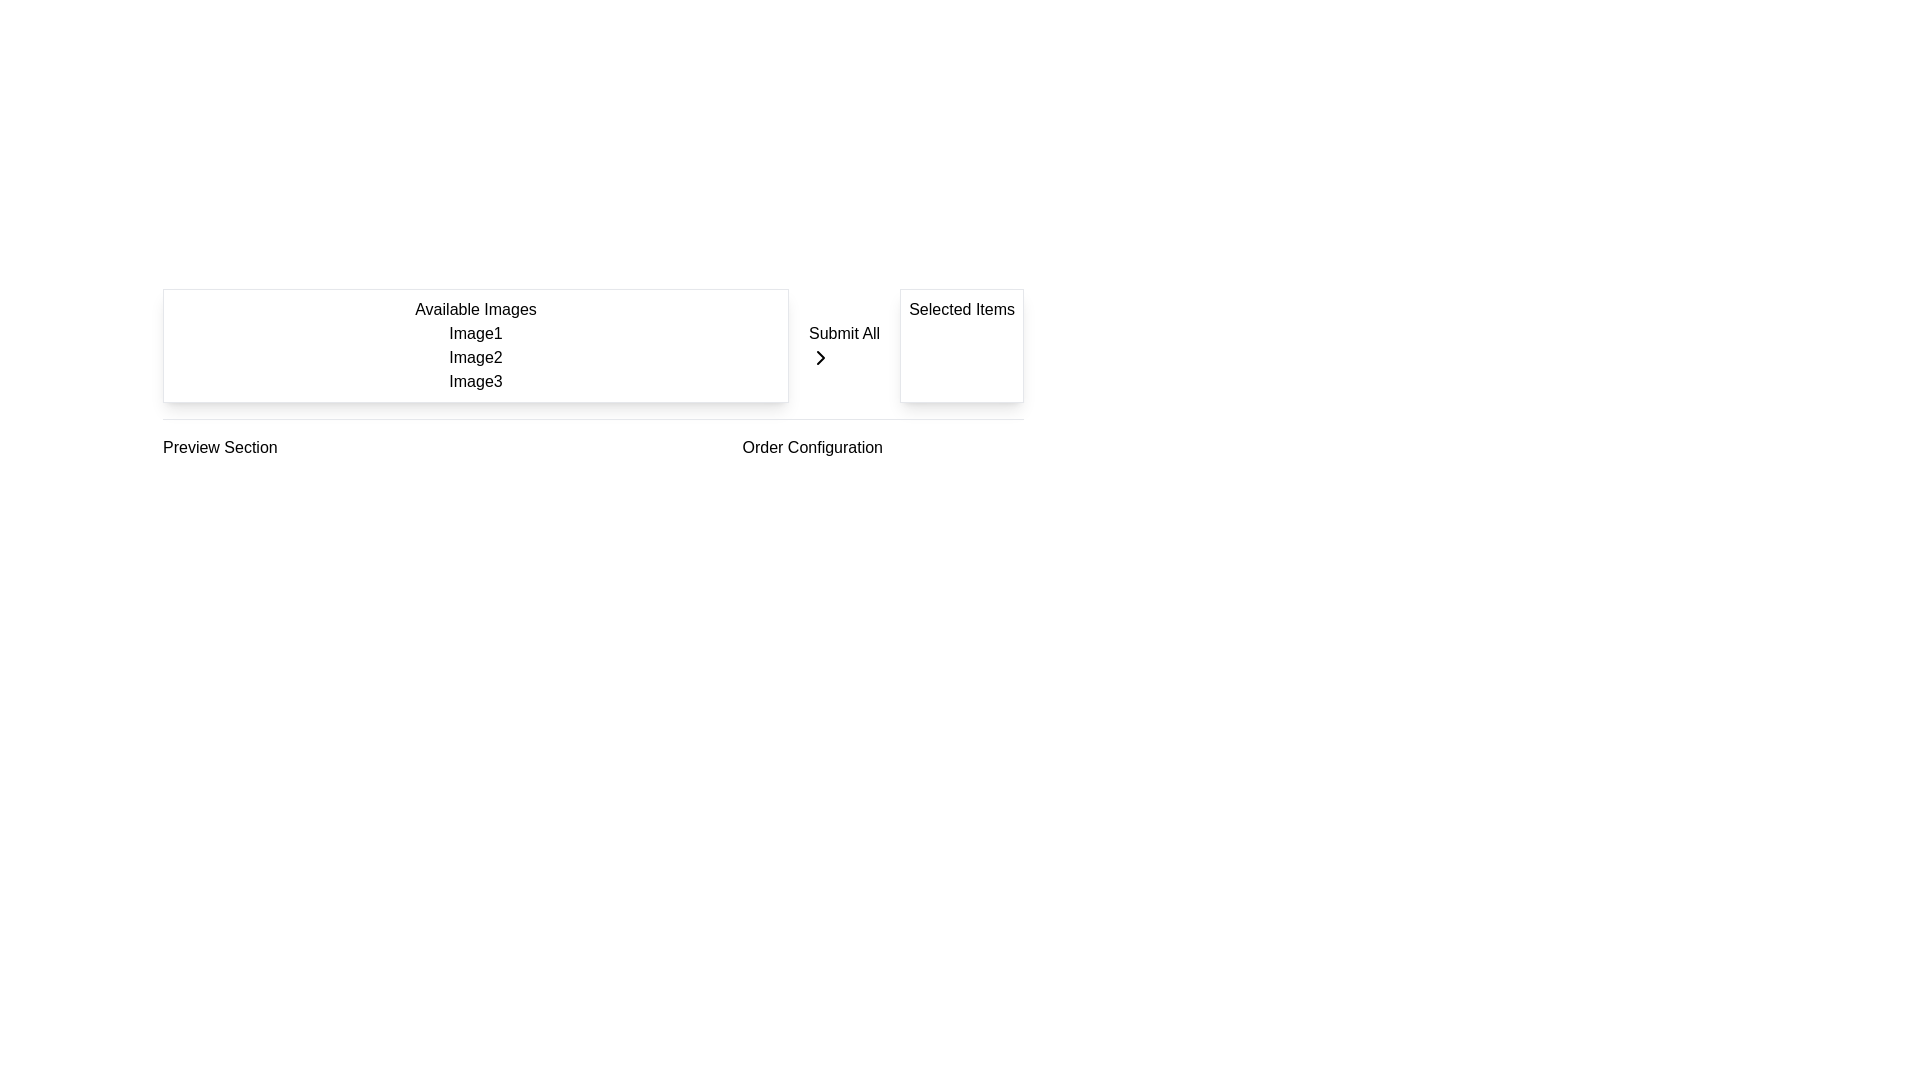 The width and height of the screenshot is (1920, 1080). What do you see at coordinates (474, 381) in the screenshot?
I see `the image named Image3 in the 'Available Images' list` at bounding box center [474, 381].